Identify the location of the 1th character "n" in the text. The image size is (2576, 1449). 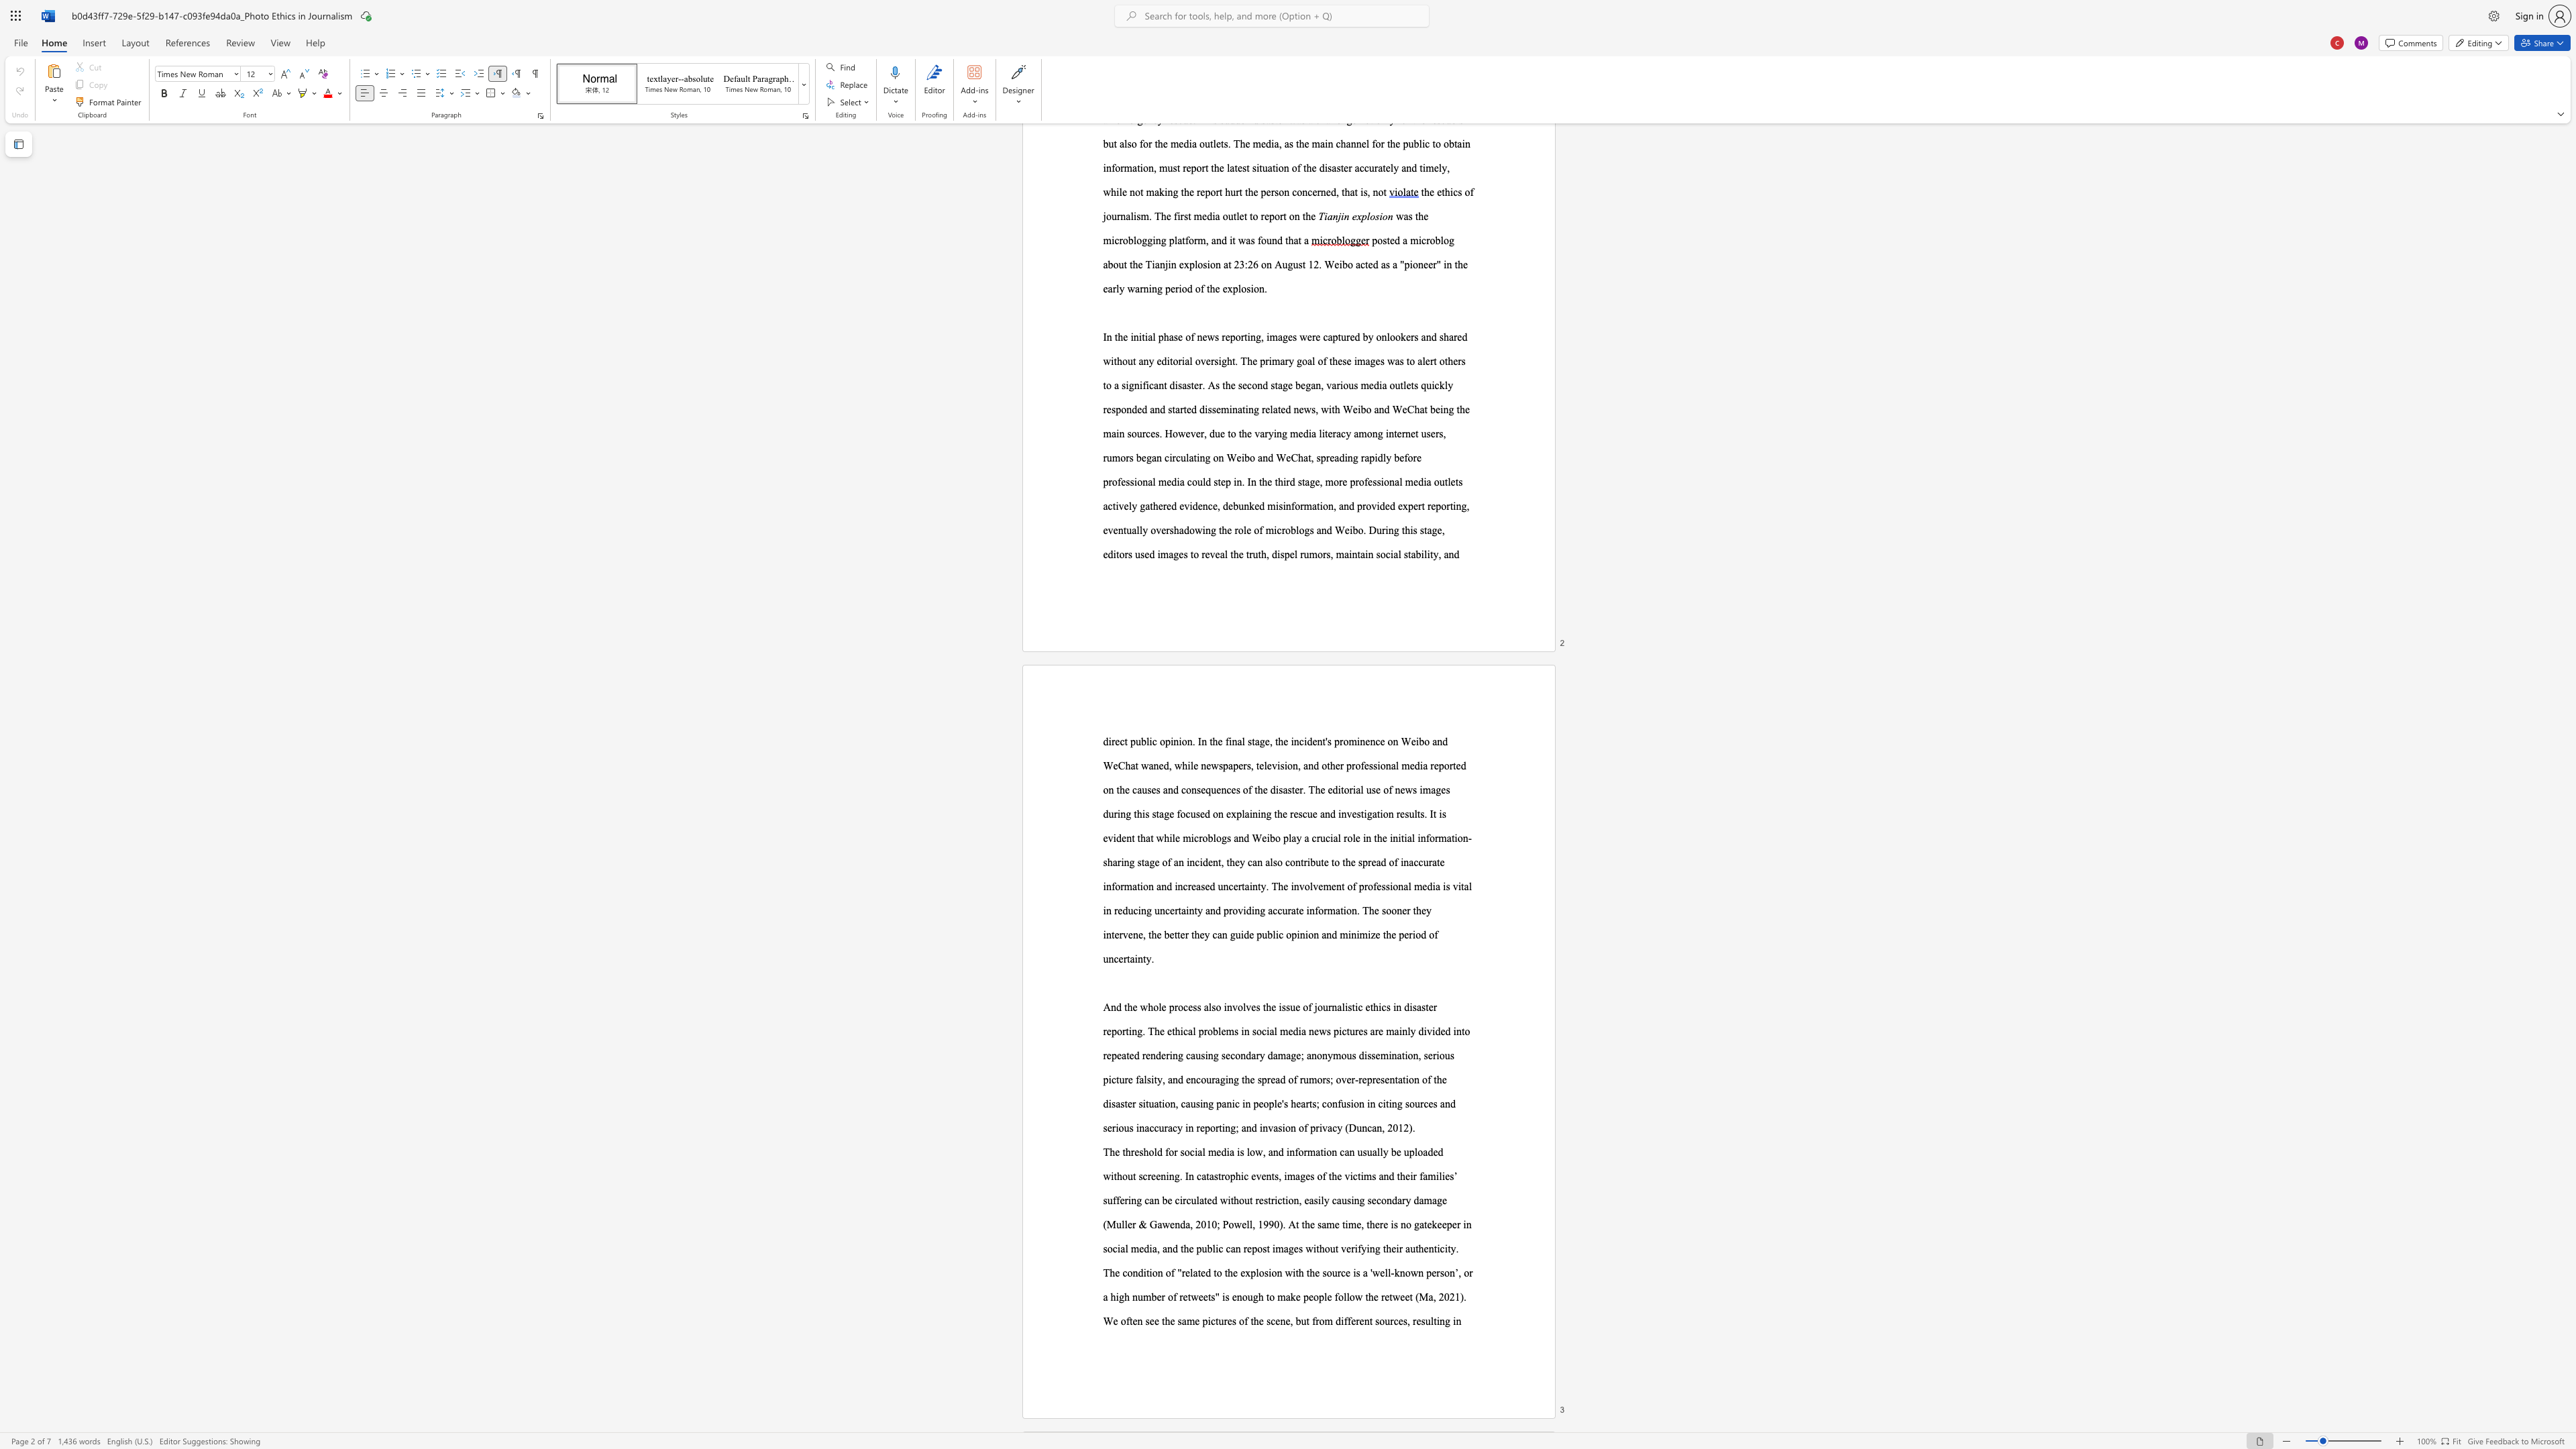
(1442, 1320).